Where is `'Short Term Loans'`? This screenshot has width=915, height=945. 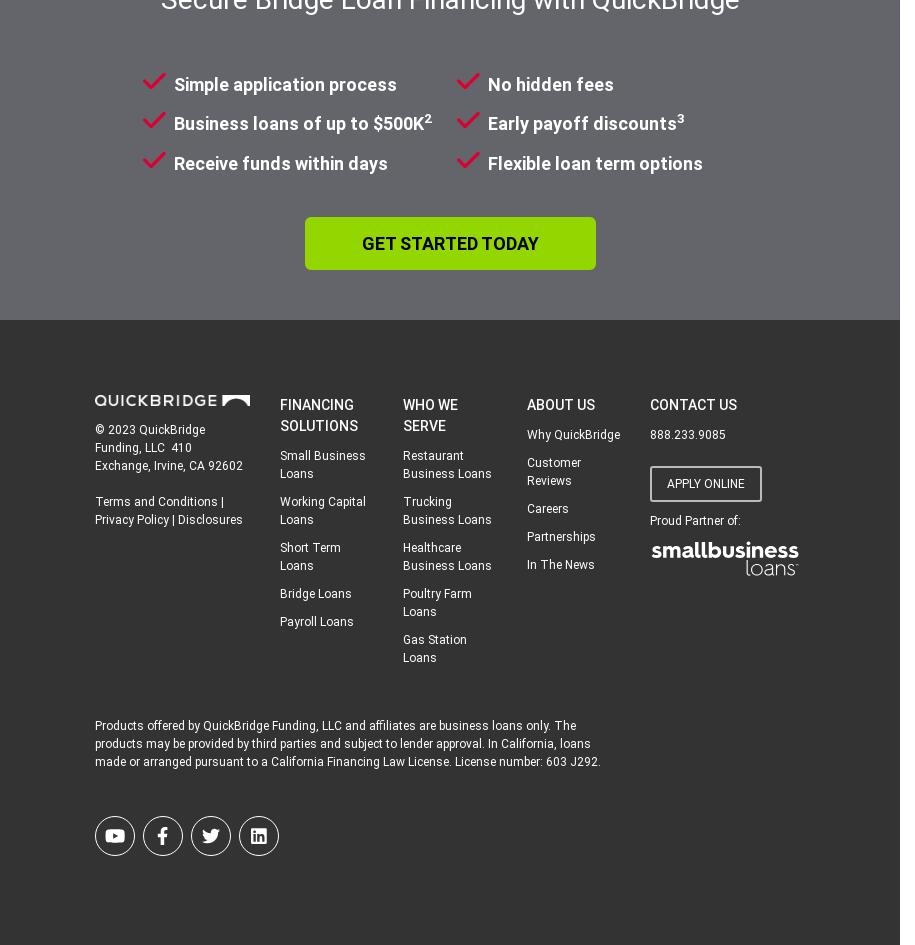
'Short Term Loans' is located at coordinates (310, 556).